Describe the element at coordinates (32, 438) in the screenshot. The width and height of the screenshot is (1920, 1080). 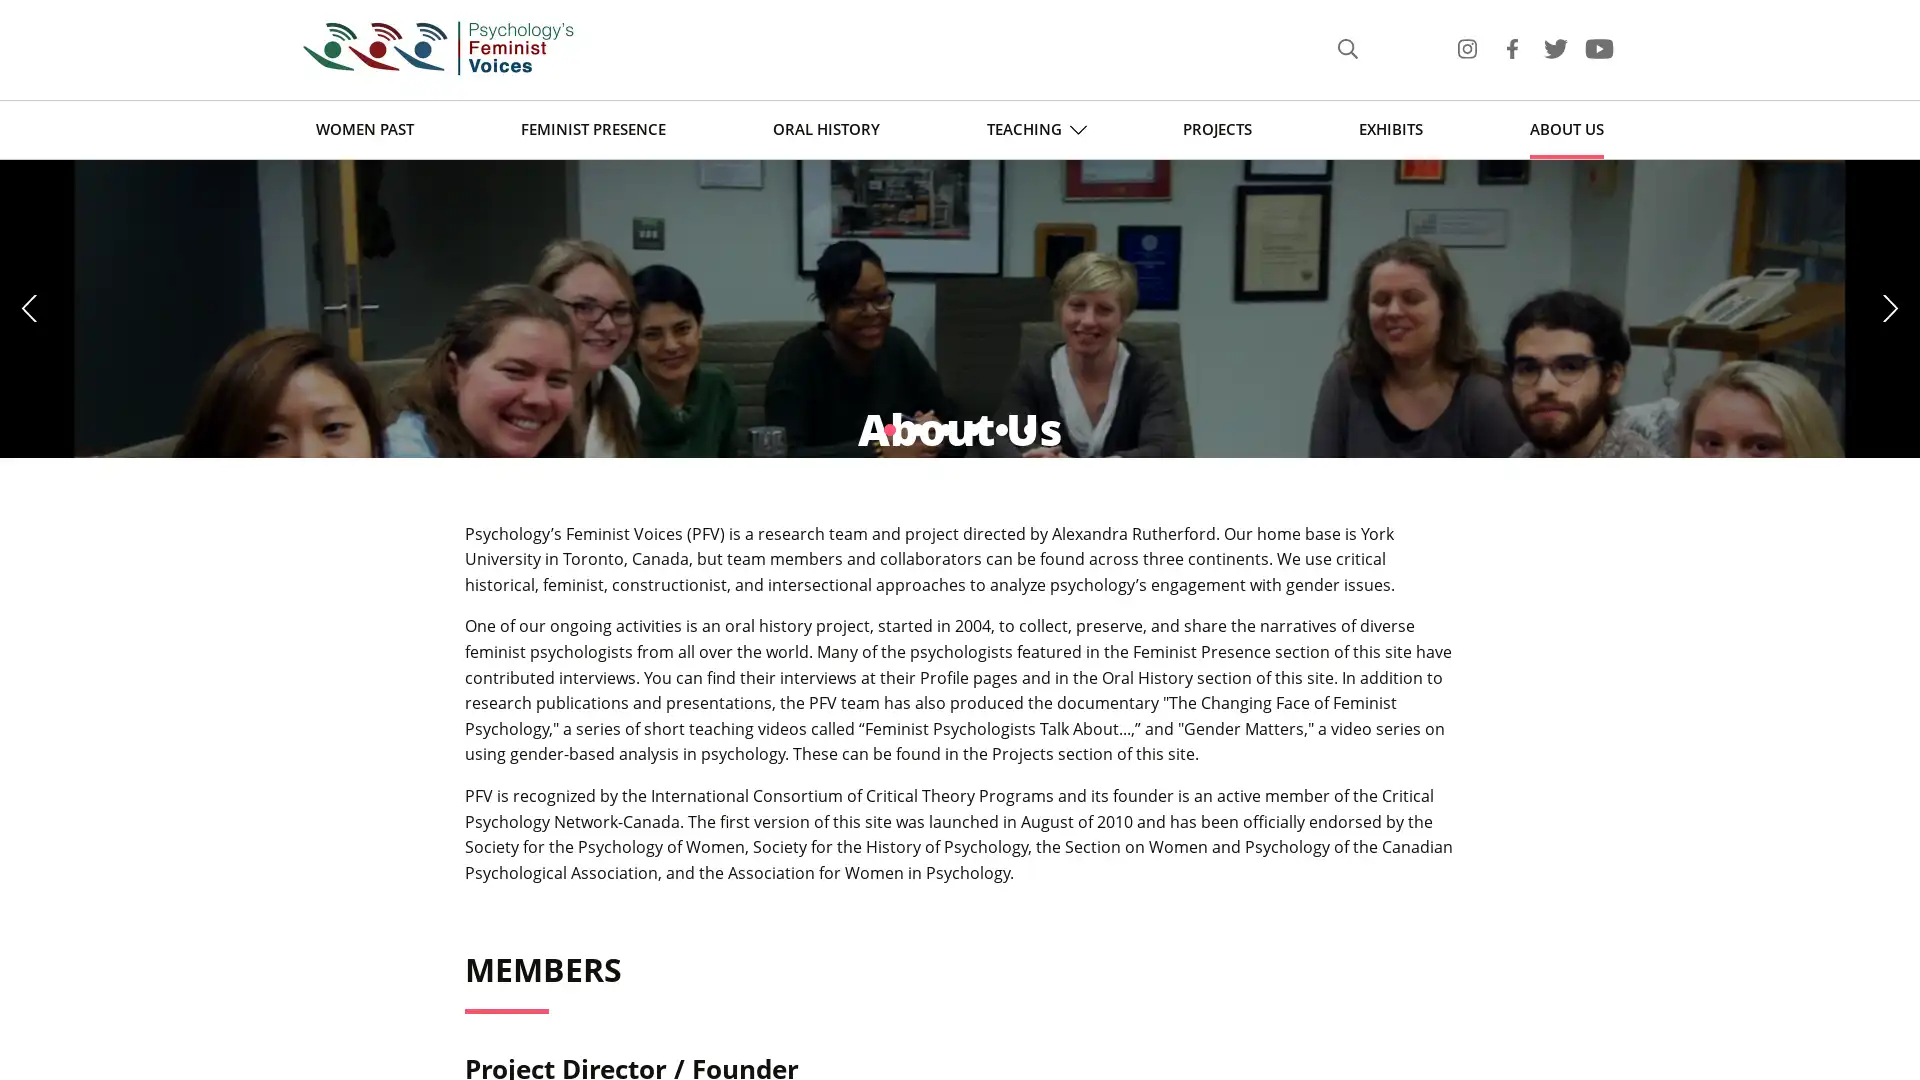
I see `Previous` at that location.